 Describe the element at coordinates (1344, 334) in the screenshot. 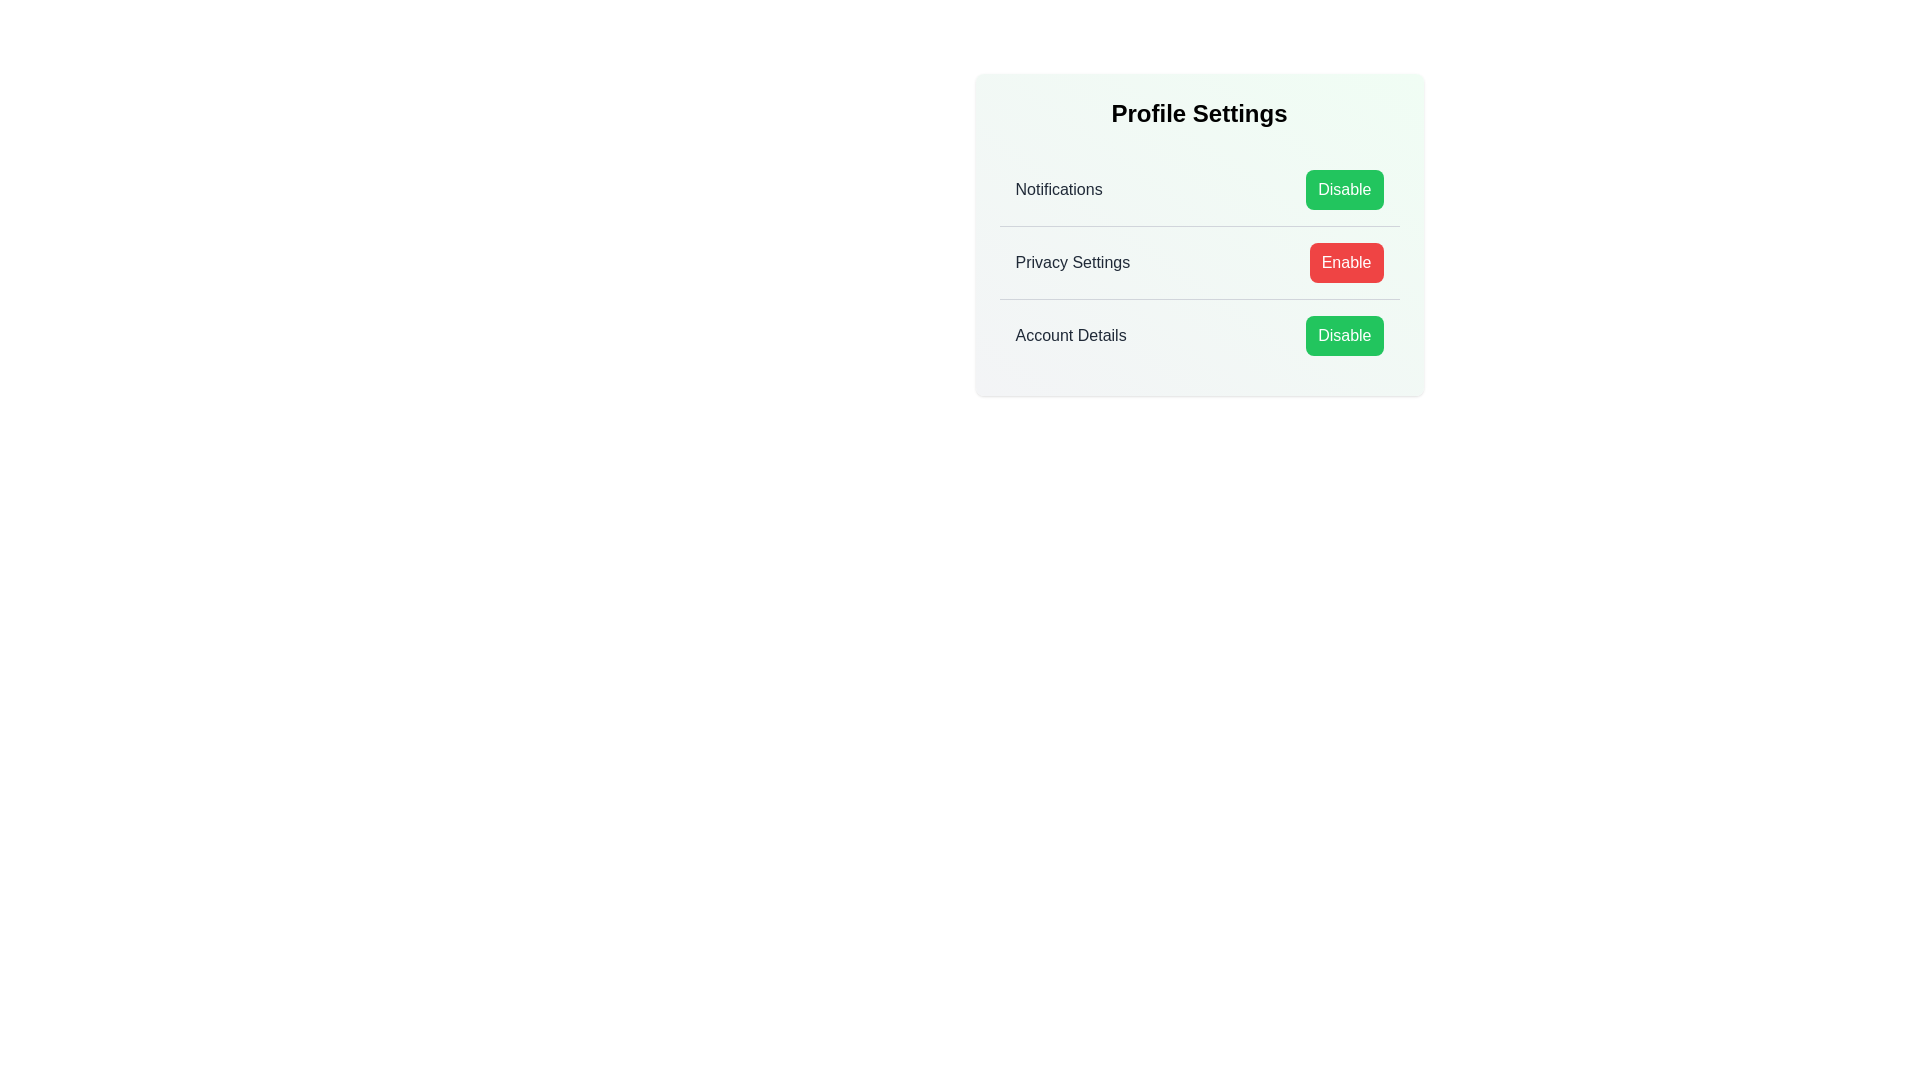

I see `'Disable' button for 'Account Details'` at that location.